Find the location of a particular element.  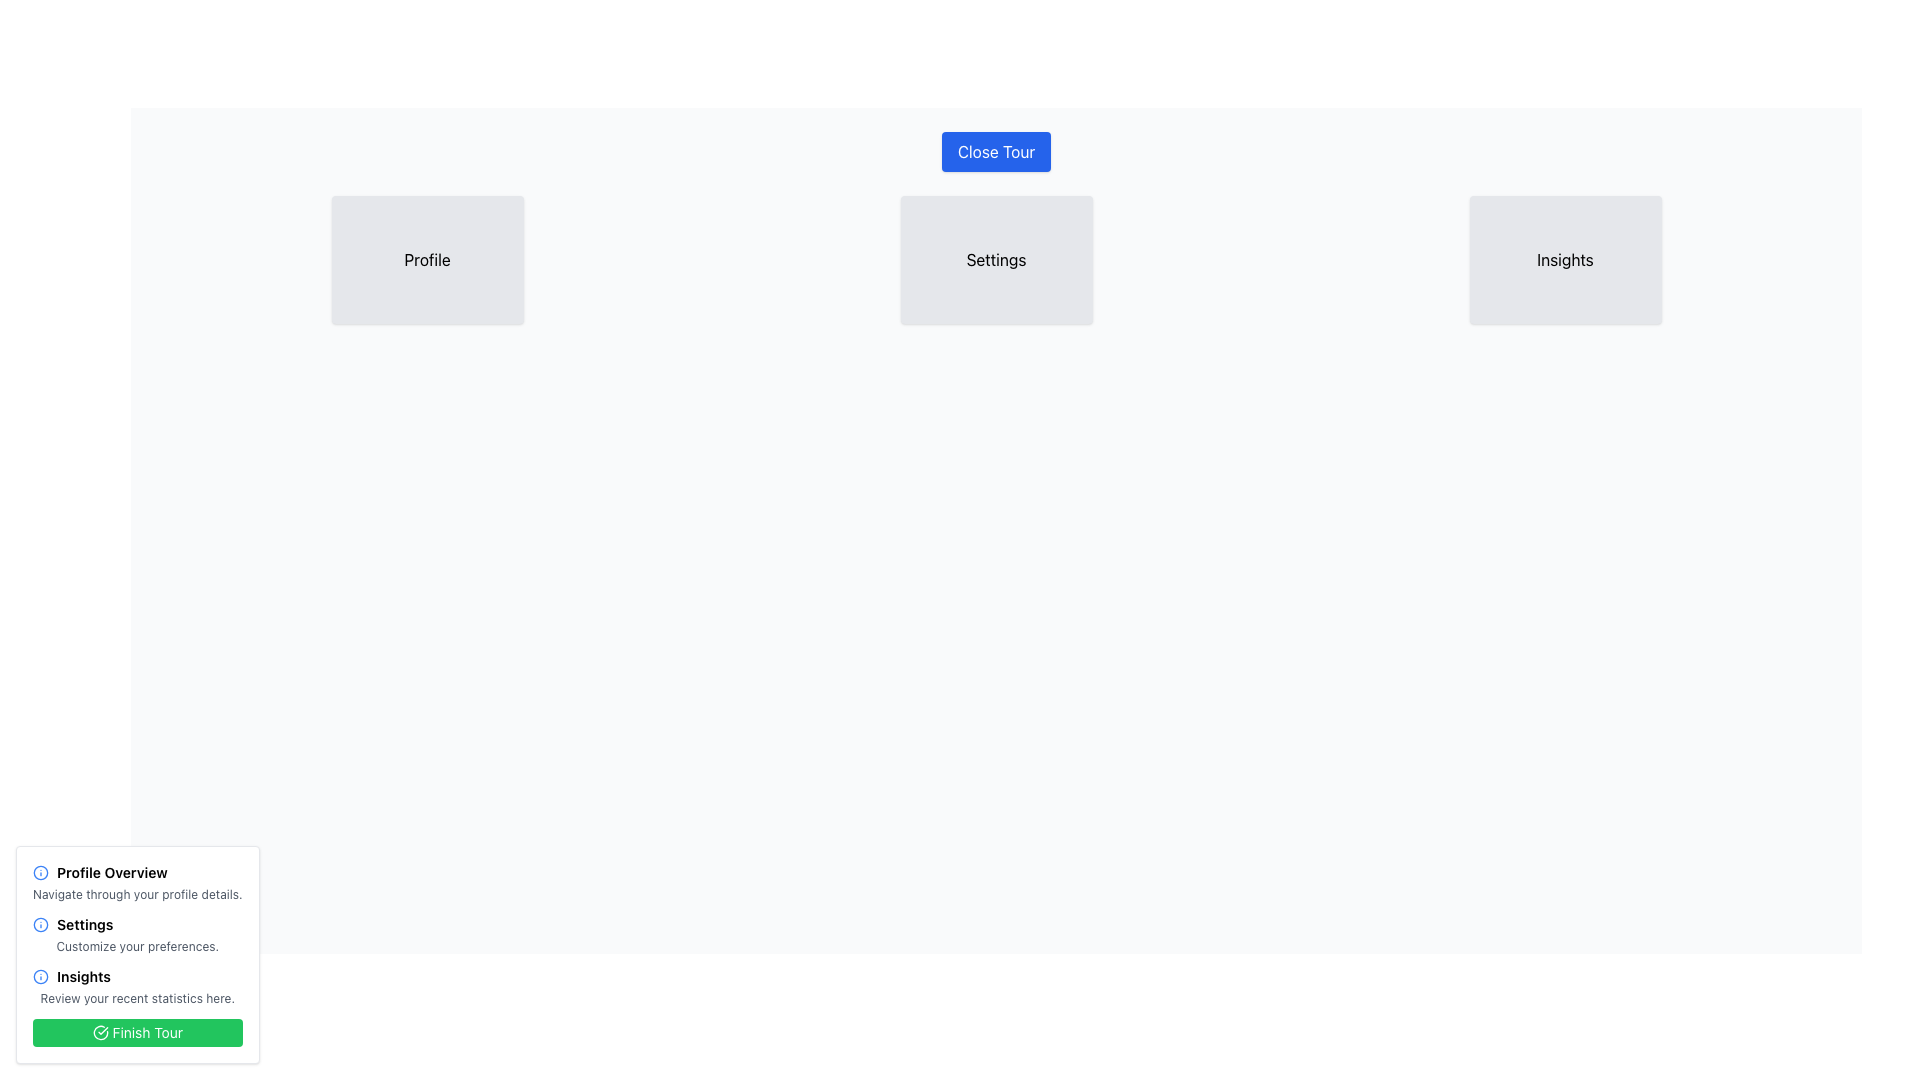

the text label indicating an accessible settings or customization feature located in the lower-left section of the interface, which is the second item in a vertical list is located at coordinates (84, 925).